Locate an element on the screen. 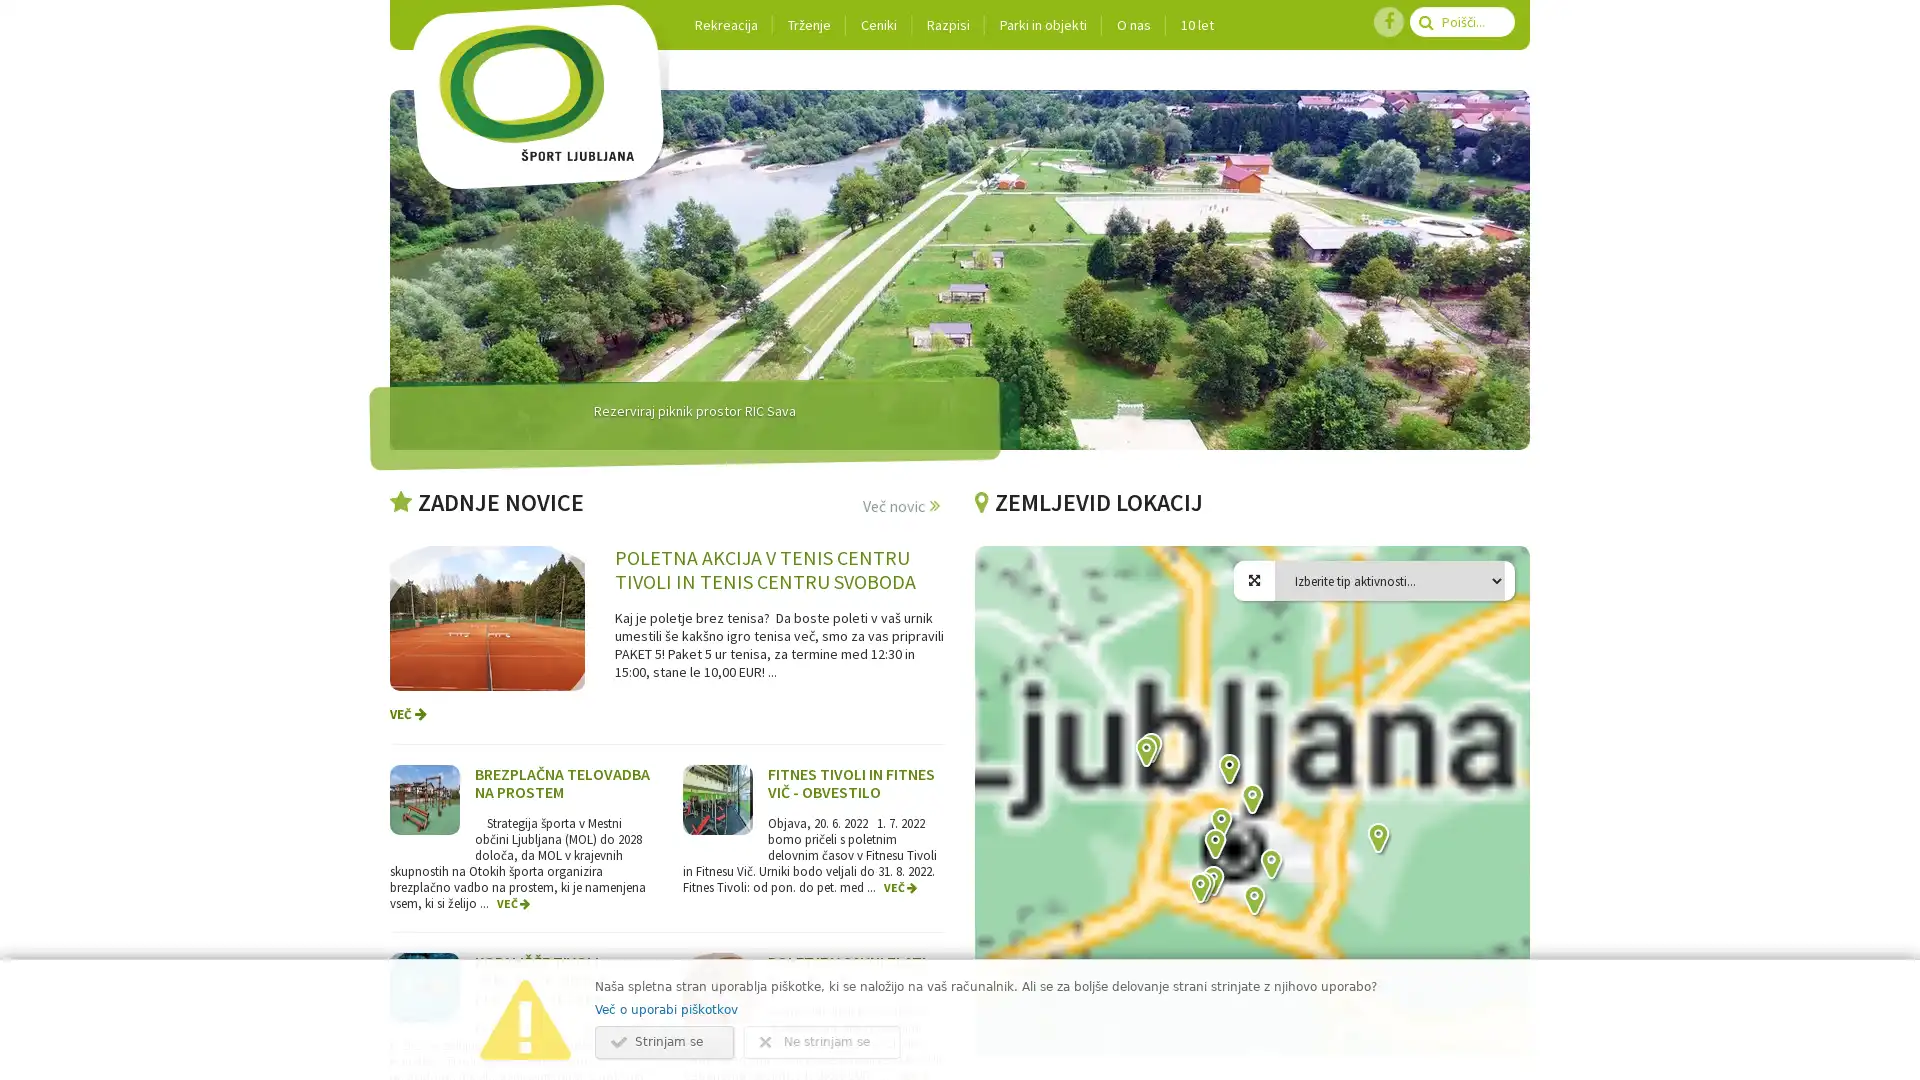  Kako do nas? is located at coordinates (1227, 770).